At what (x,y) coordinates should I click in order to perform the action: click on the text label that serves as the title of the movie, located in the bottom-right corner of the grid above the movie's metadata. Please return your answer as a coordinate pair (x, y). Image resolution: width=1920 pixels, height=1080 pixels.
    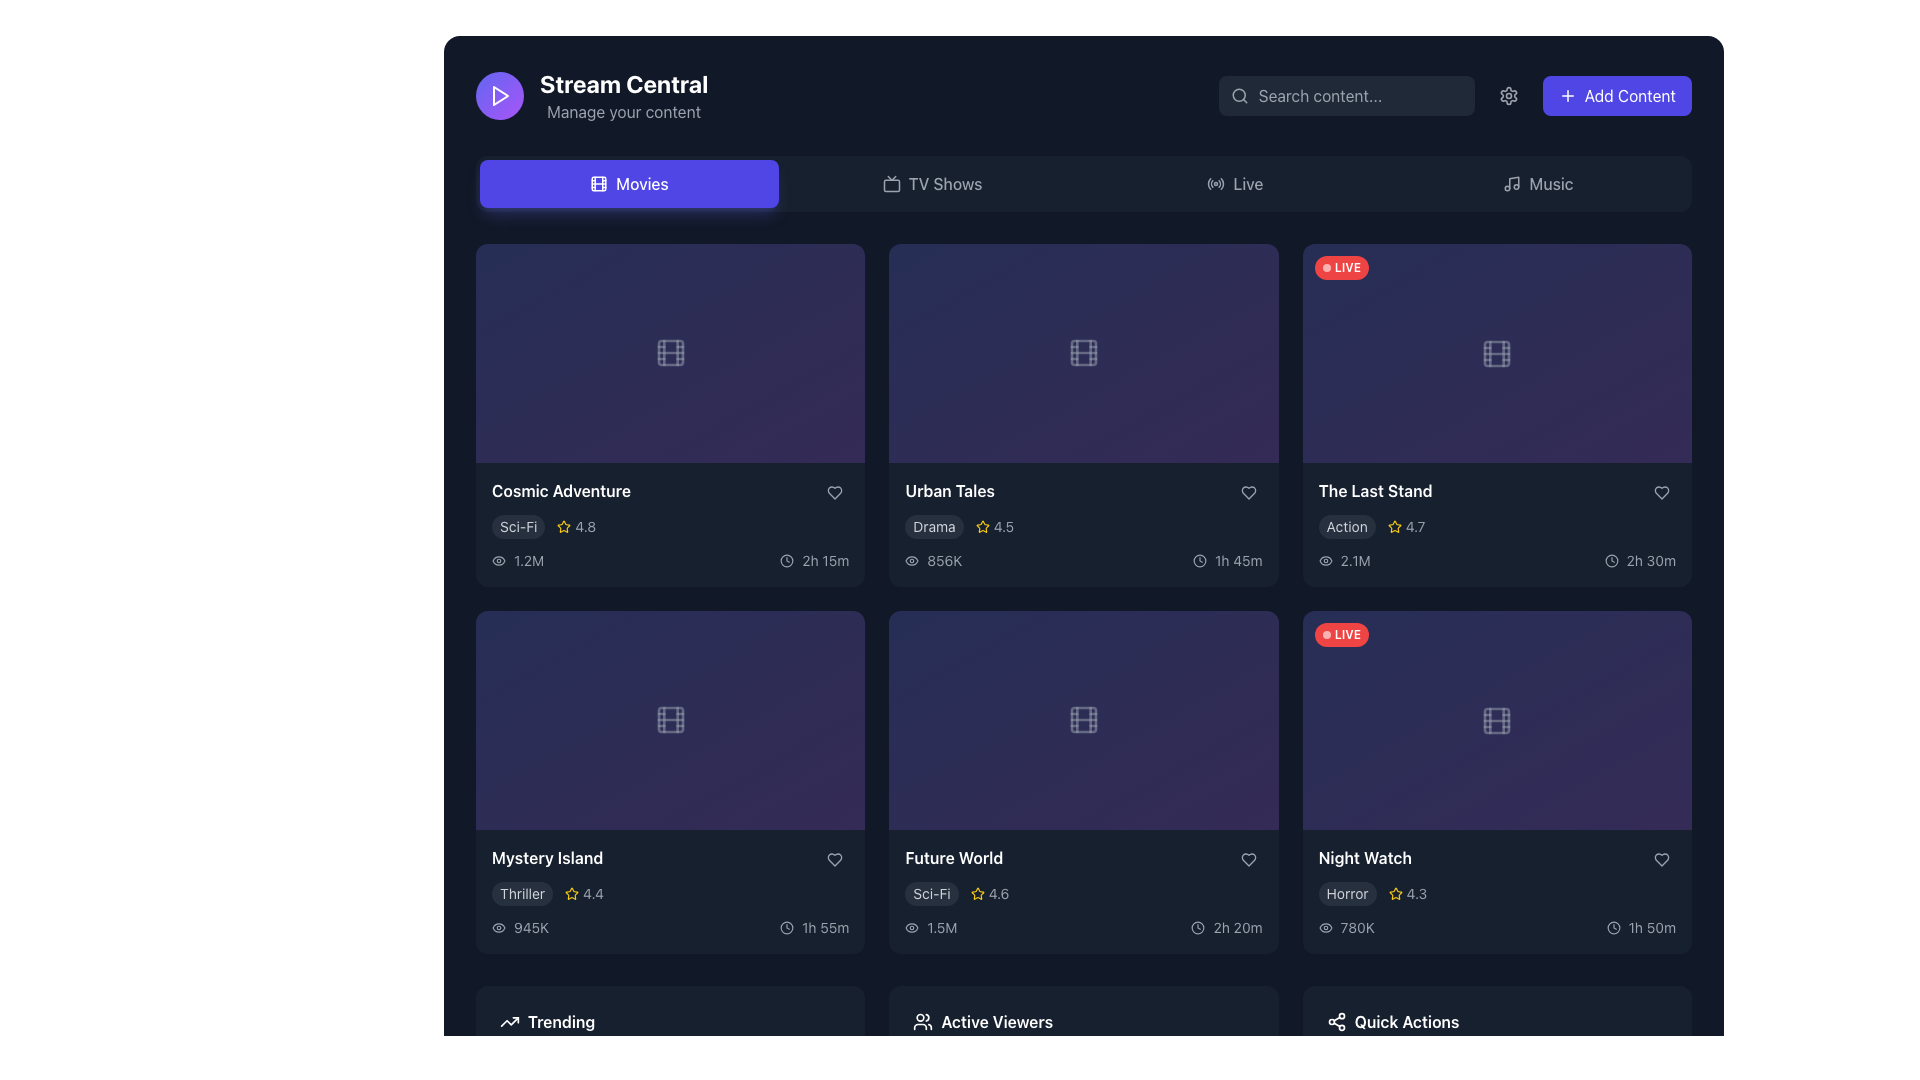
    Looking at the image, I should click on (1374, 490).